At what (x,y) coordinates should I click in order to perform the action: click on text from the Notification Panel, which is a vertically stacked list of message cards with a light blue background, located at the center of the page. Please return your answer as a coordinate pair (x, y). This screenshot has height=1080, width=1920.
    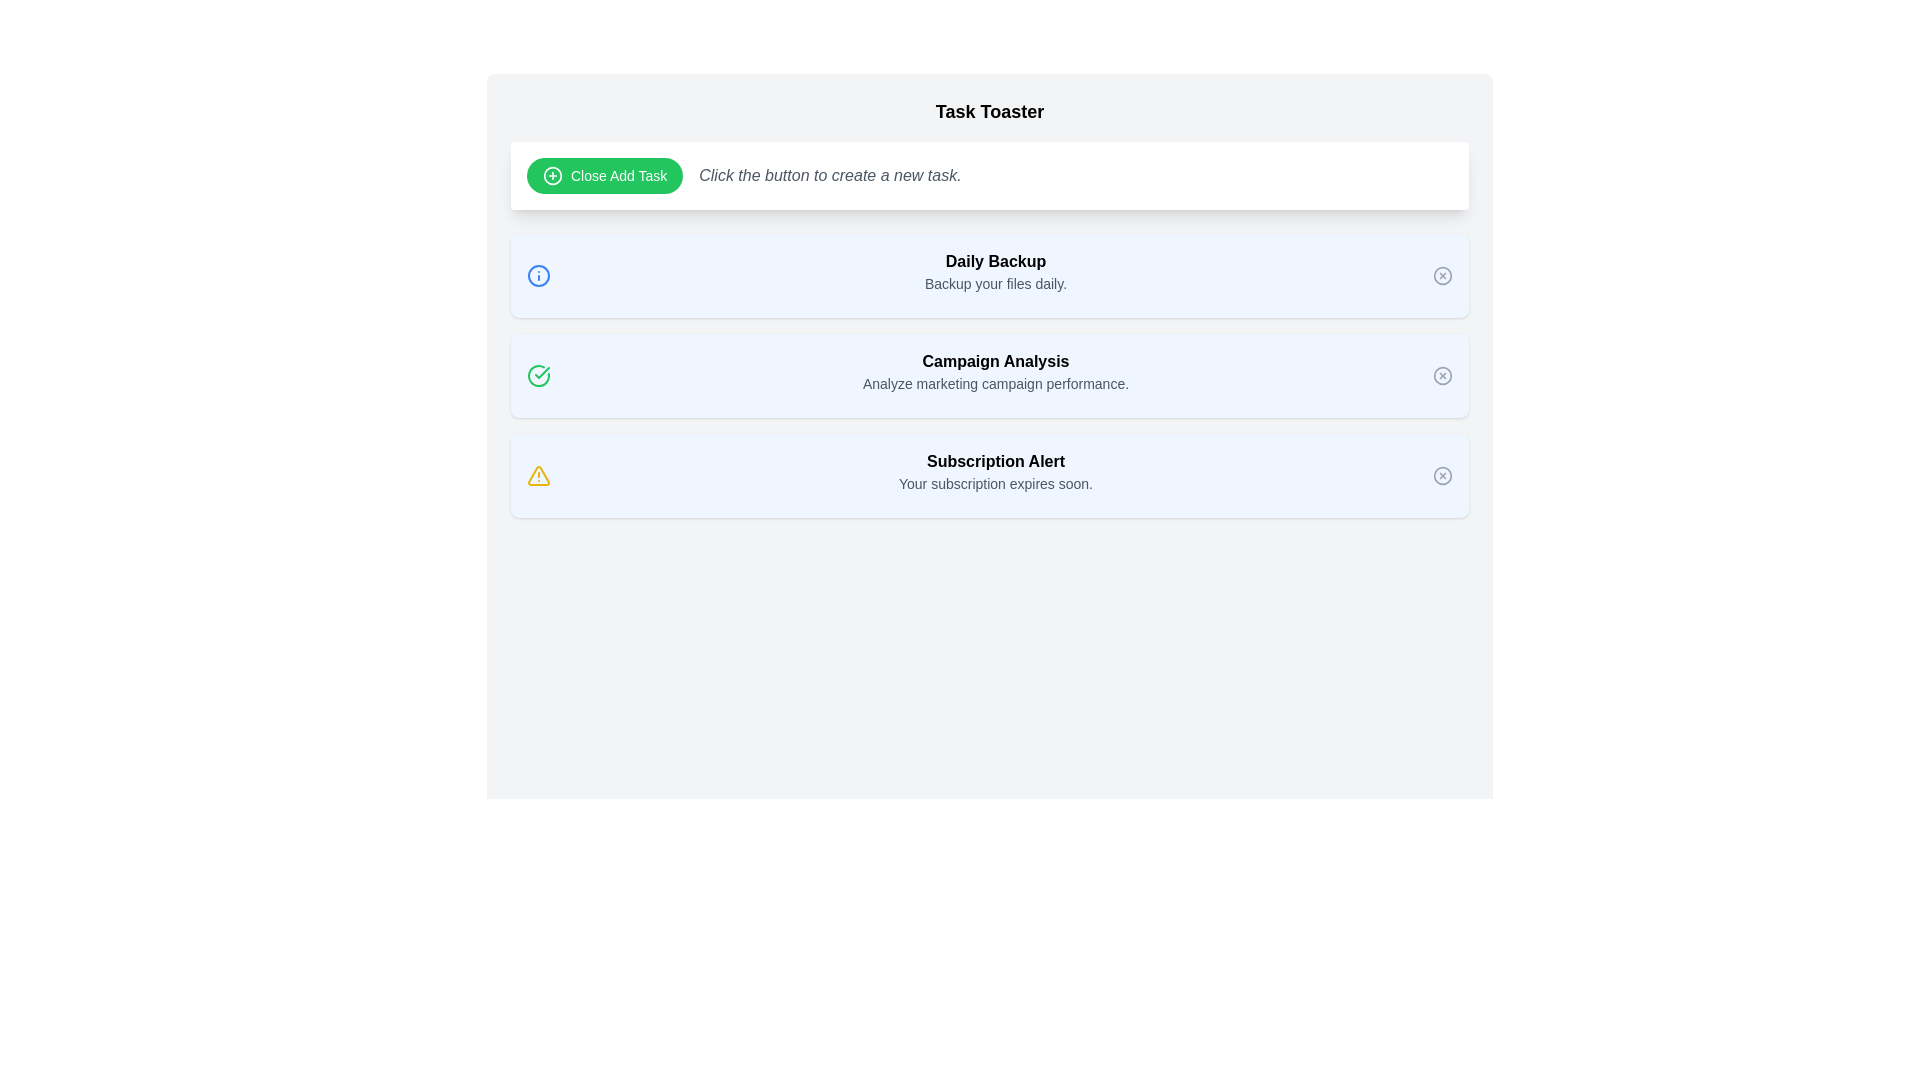
    Looking at the image, I should click on (989, 375).